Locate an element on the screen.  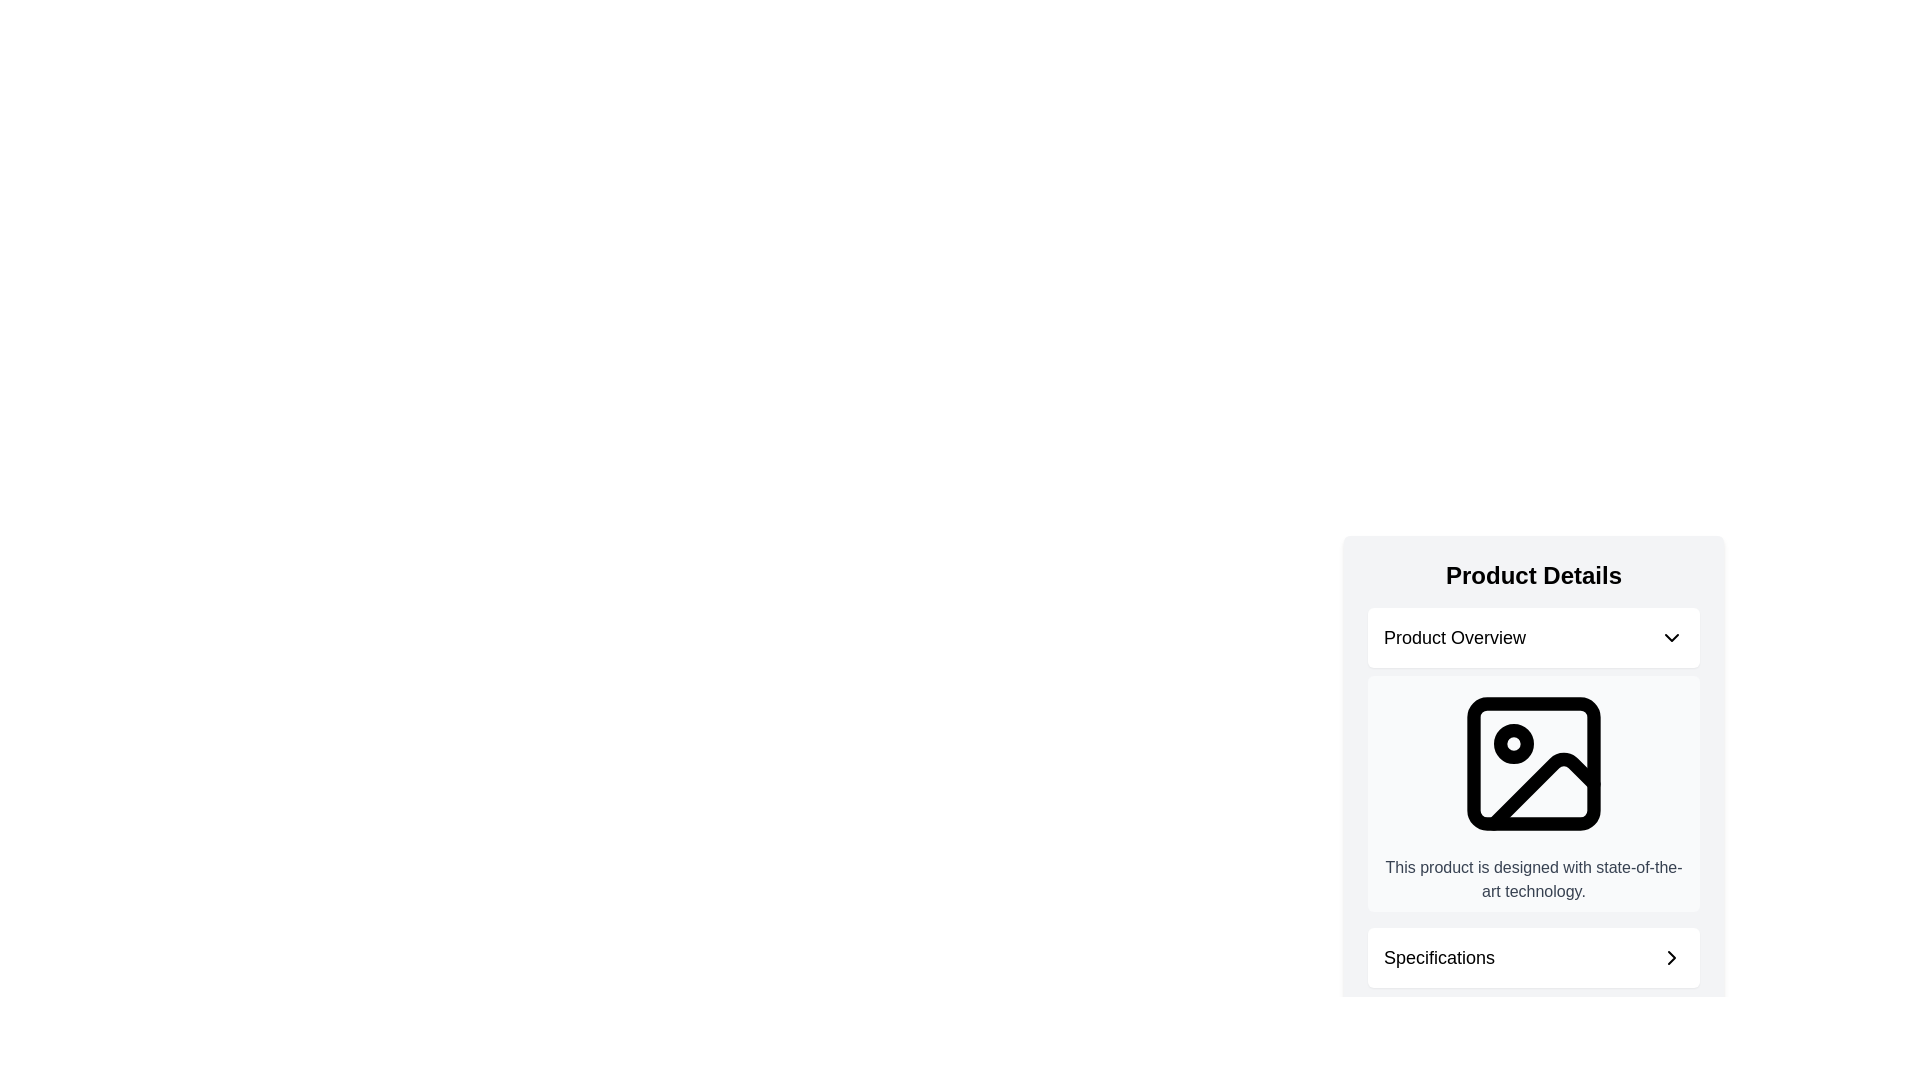
the Composite component containing an image icon and descriptive text that reads 'This product is designed with state-of-the-art technology.' is located at coordinates (1533, 793).